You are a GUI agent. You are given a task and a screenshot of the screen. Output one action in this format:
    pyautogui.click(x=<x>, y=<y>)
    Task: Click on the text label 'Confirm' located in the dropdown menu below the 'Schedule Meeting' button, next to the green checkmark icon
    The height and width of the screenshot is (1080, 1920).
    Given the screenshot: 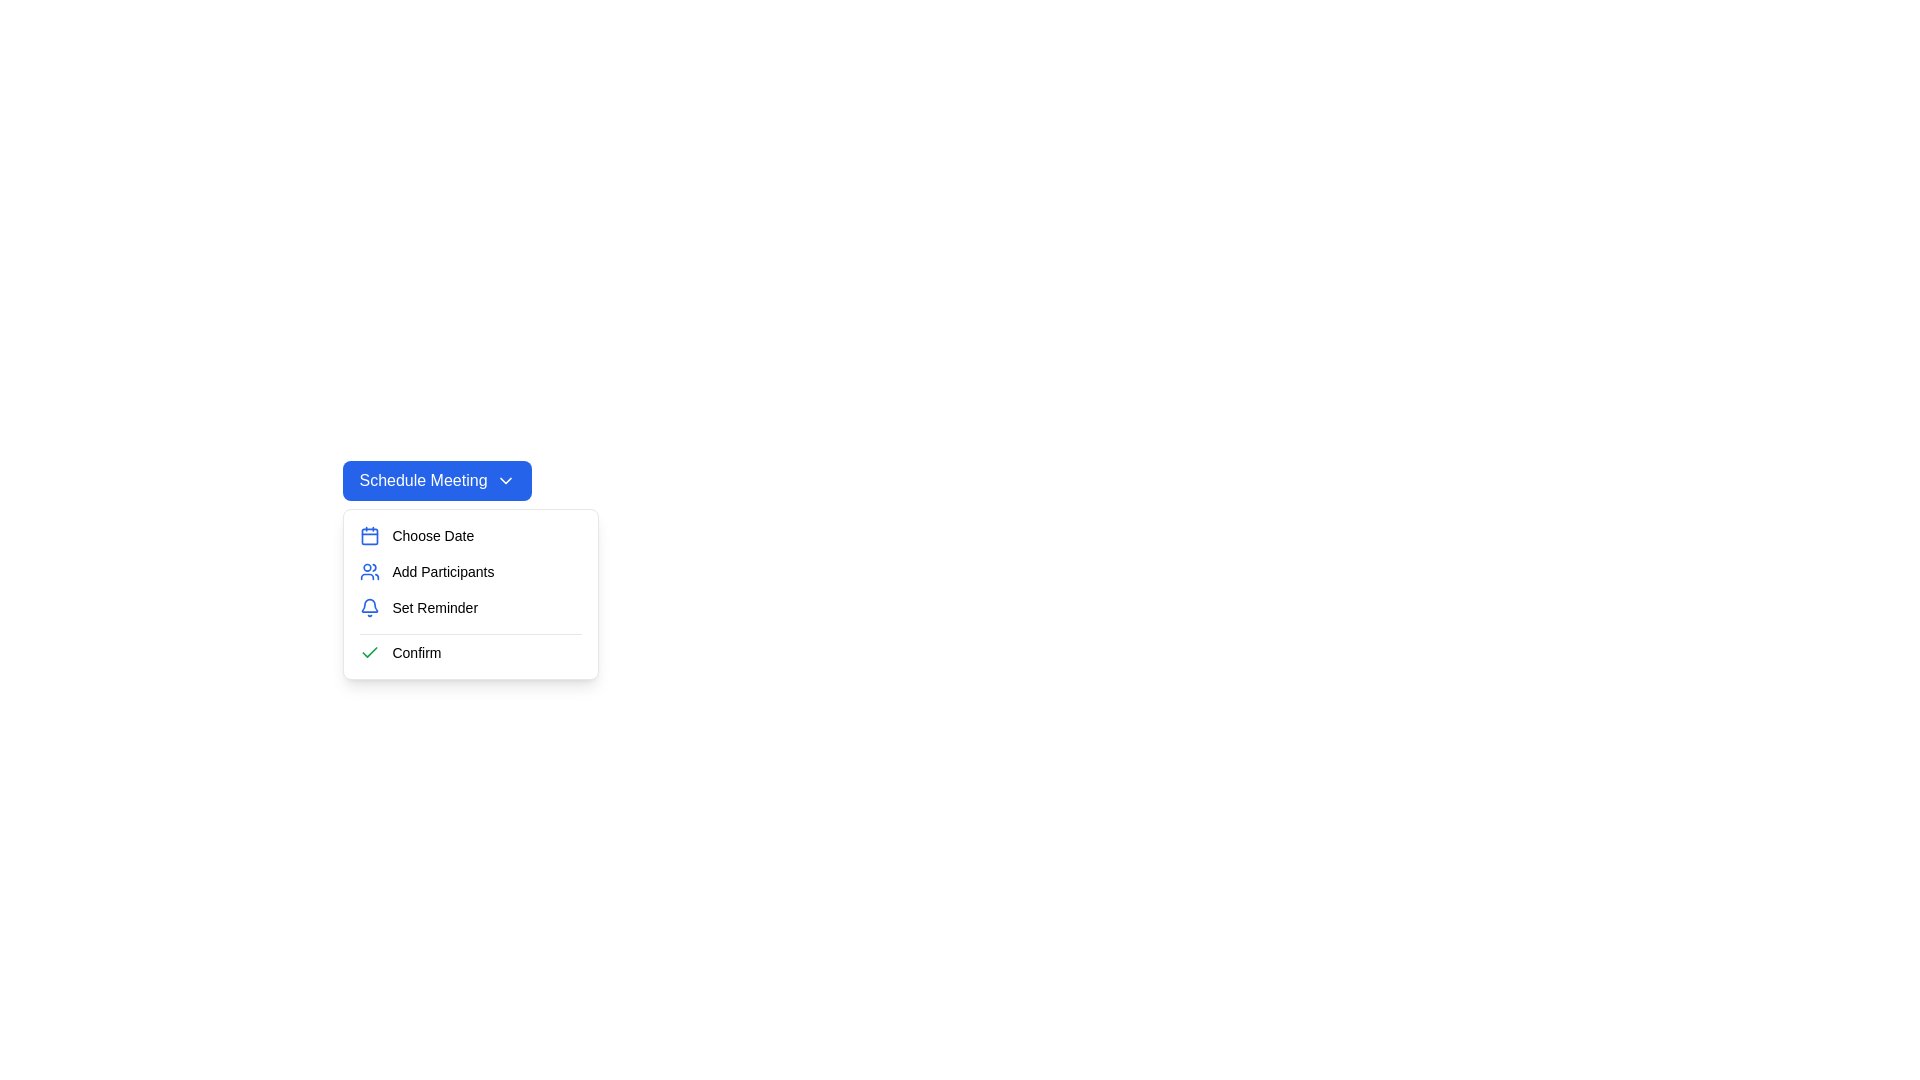 What is the action you would take?
    pyautogui.click(x=416, y=652)
    